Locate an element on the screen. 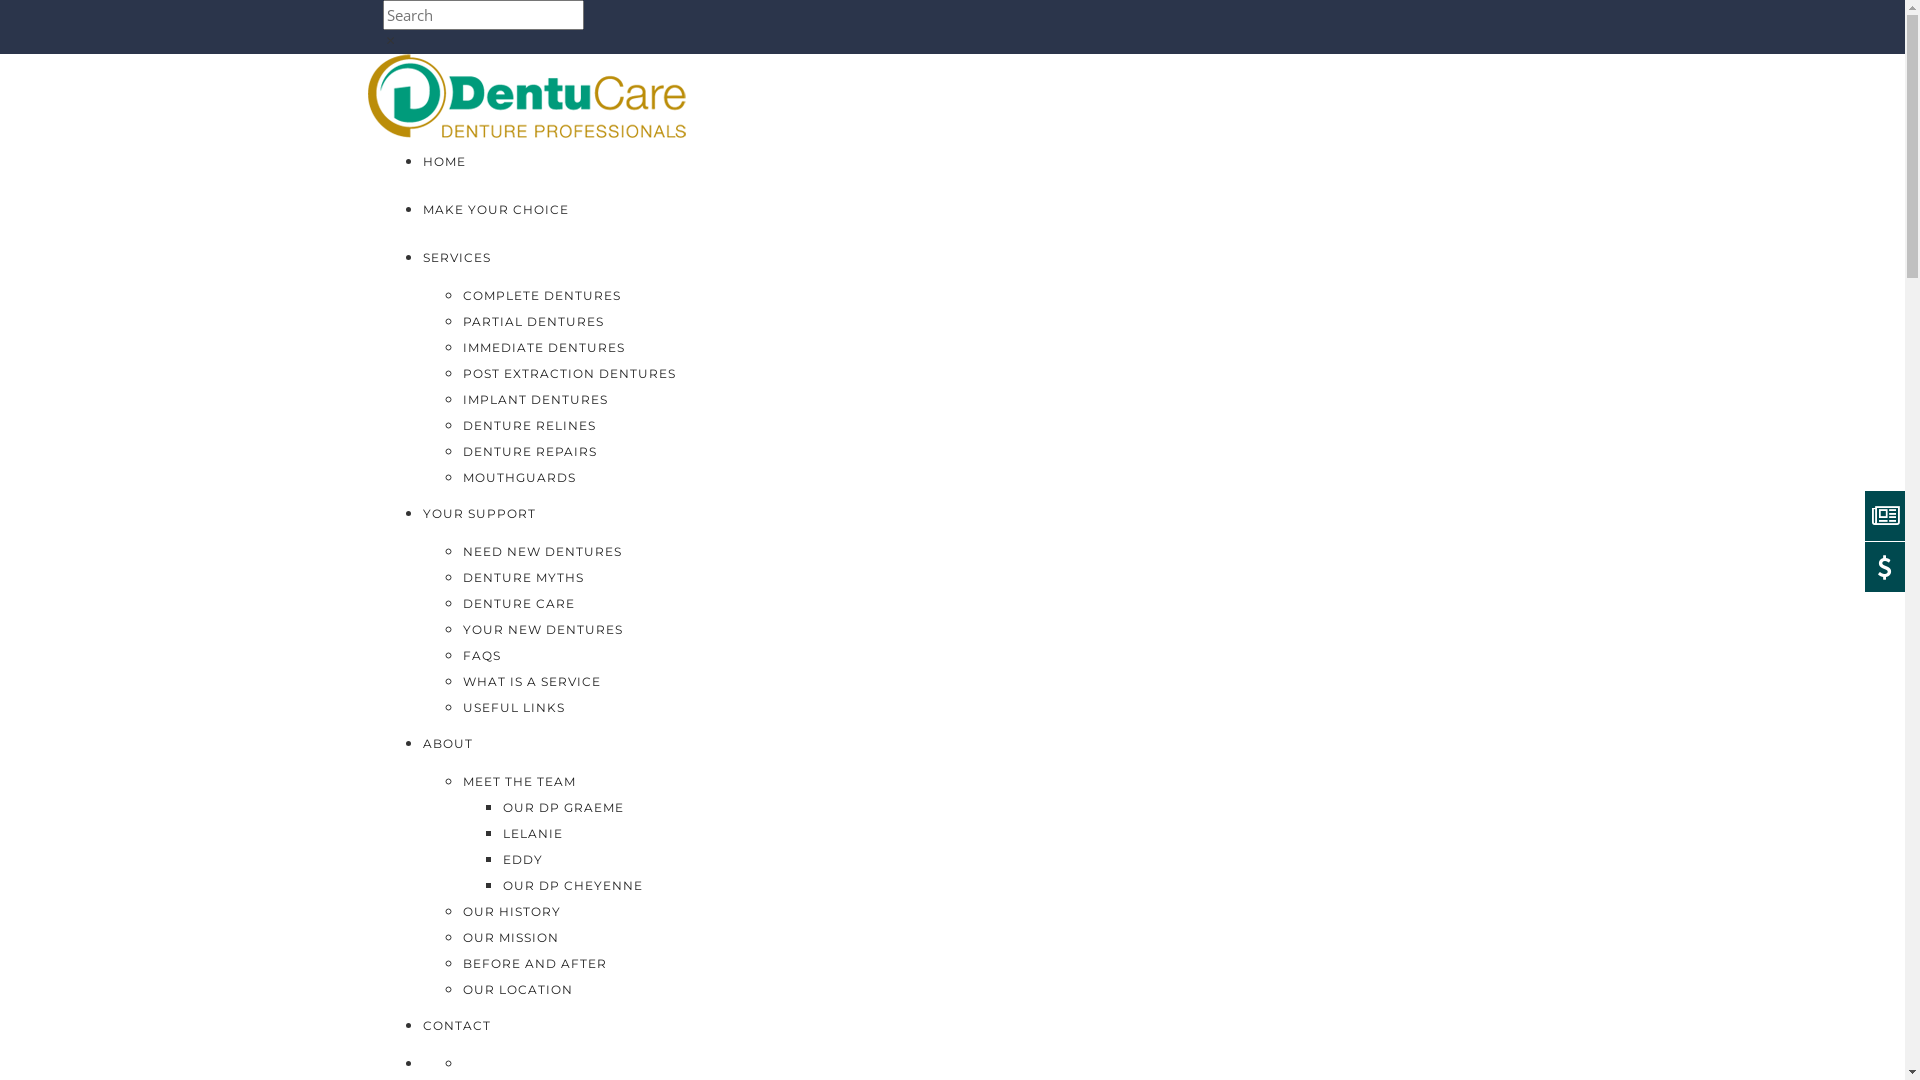 This screenshot has height=1080, width=1920. 'OUR DP GRAEME' is located at coordinates (561, 806).